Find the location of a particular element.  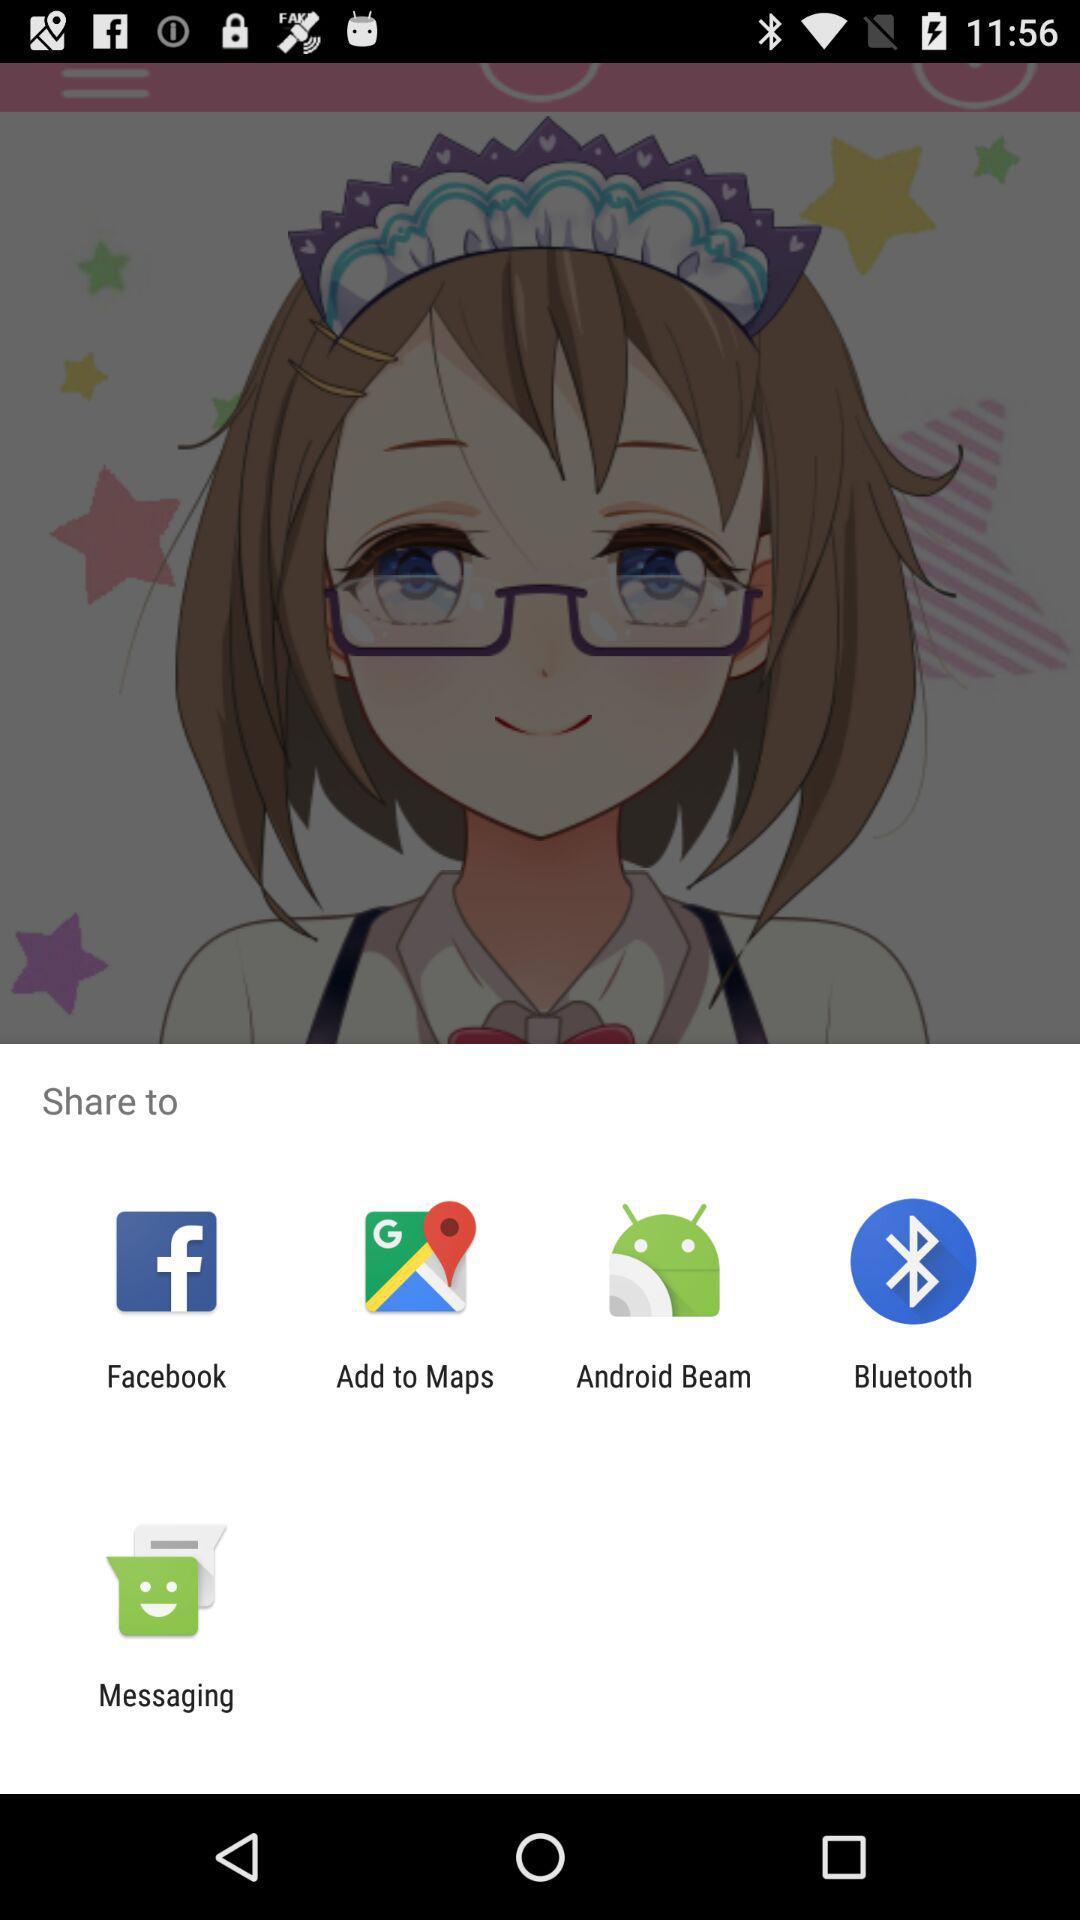

the bluetooth app is located at coordinates (913, 1392).